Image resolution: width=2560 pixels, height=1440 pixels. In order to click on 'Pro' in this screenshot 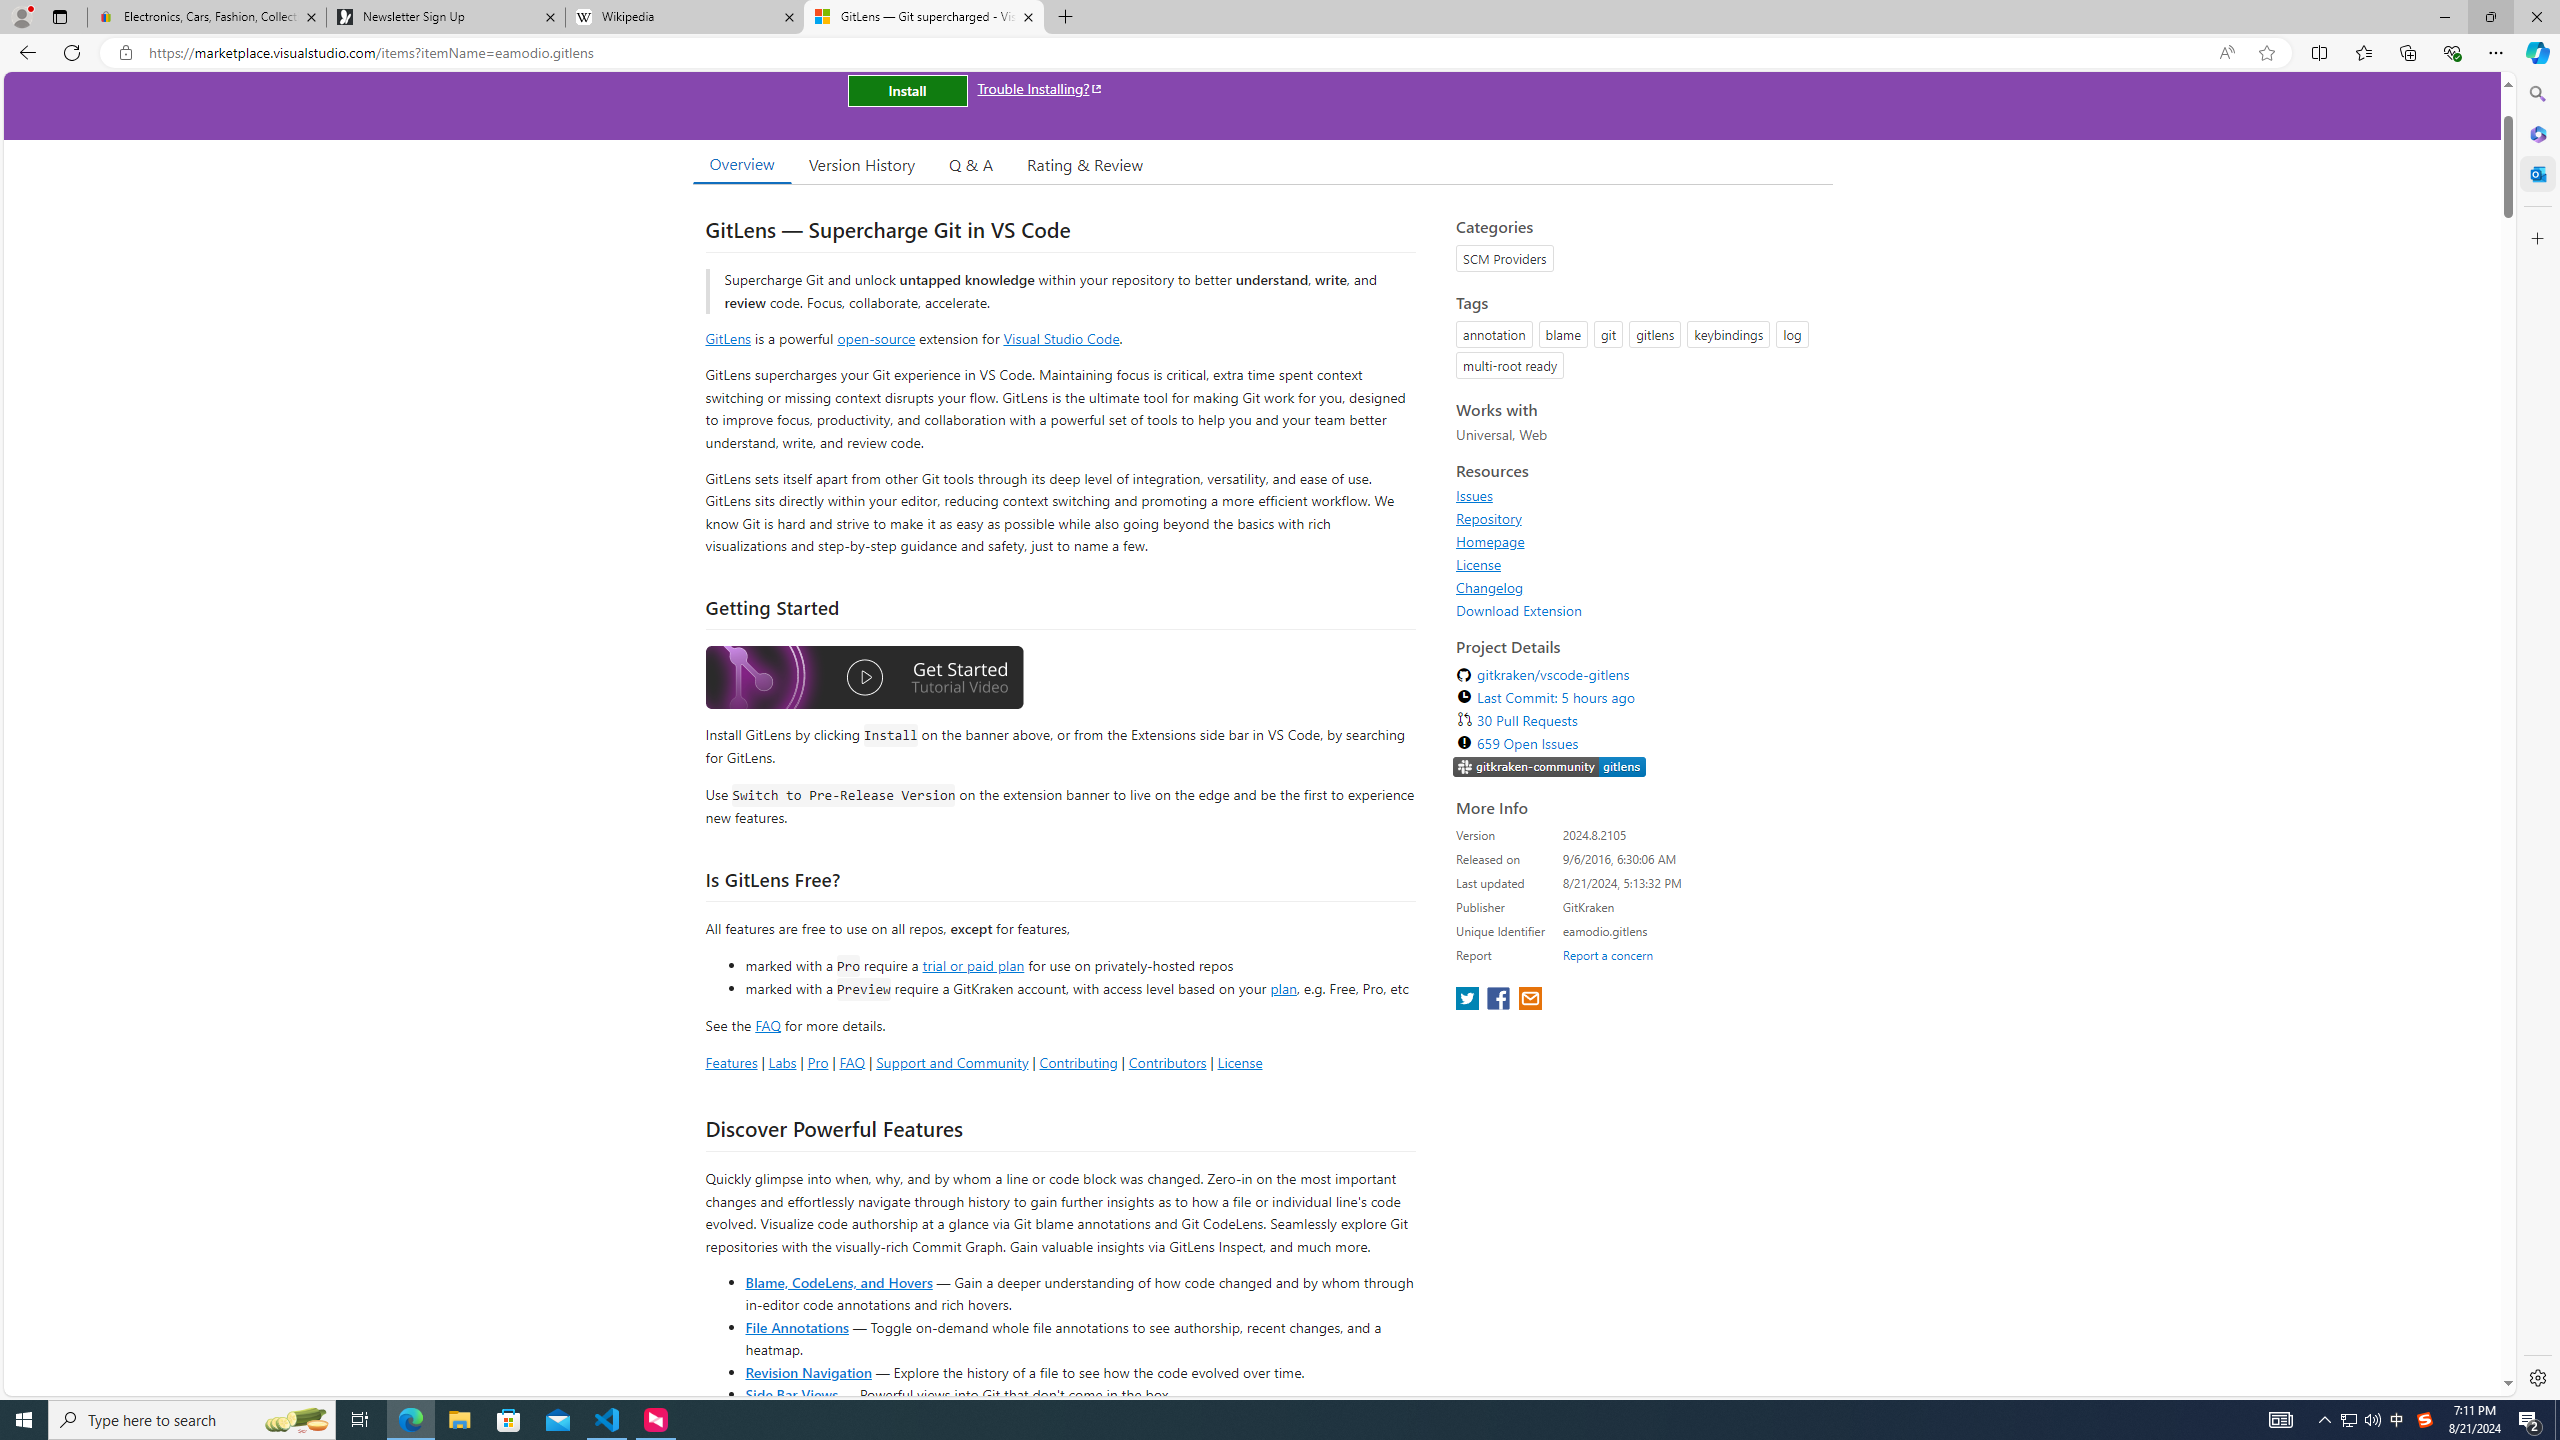, I will do `click(816, 1061)`.